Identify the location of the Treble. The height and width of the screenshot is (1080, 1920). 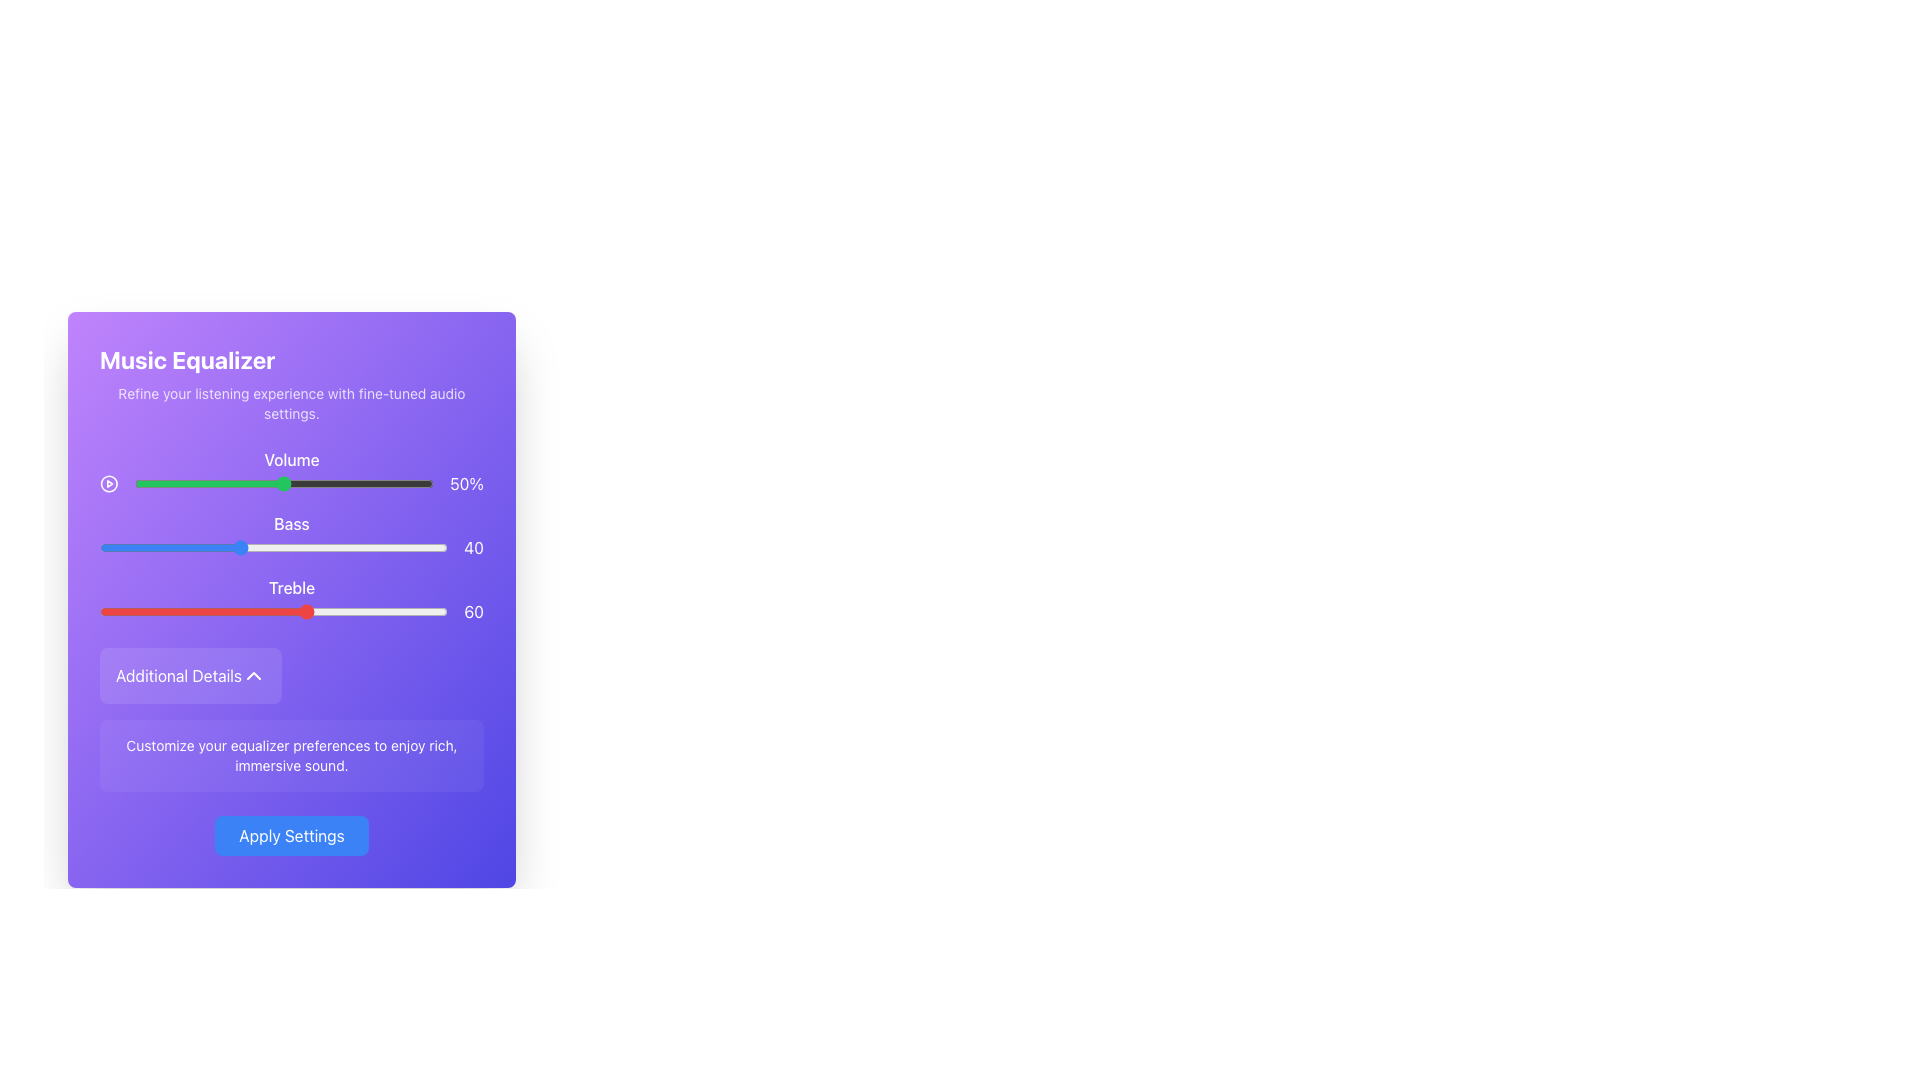
(307, 611).